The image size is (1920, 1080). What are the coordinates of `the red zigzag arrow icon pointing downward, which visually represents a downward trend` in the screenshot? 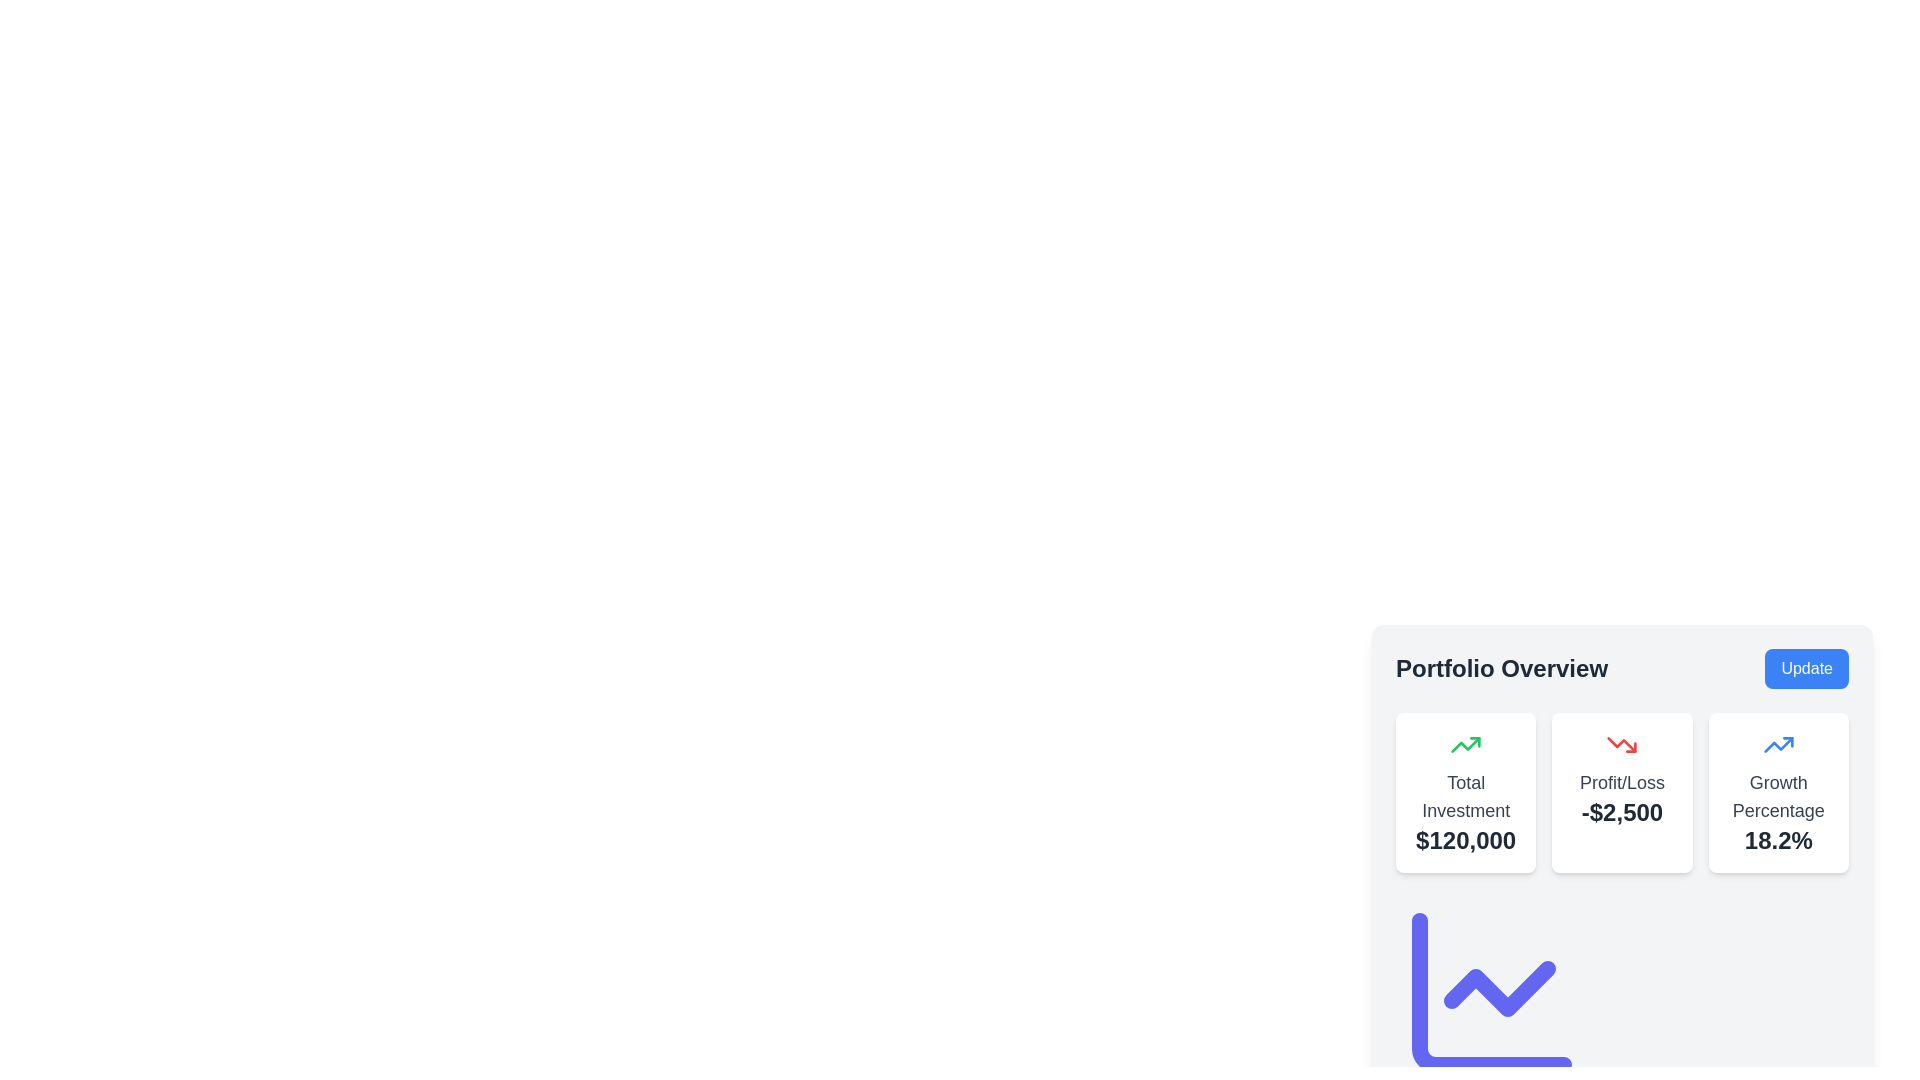 It's located at (1622, 744).